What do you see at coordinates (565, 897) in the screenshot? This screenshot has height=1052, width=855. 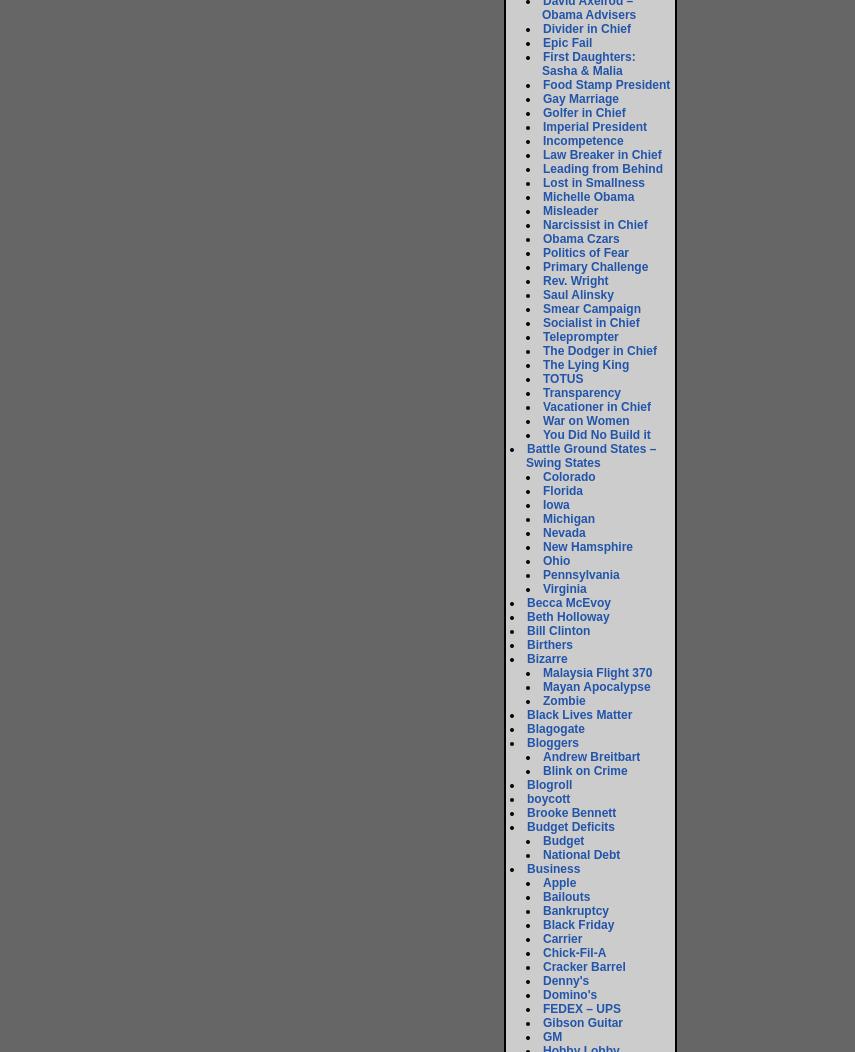 I see `'Bailouts'` at bounding box center [565, 897].